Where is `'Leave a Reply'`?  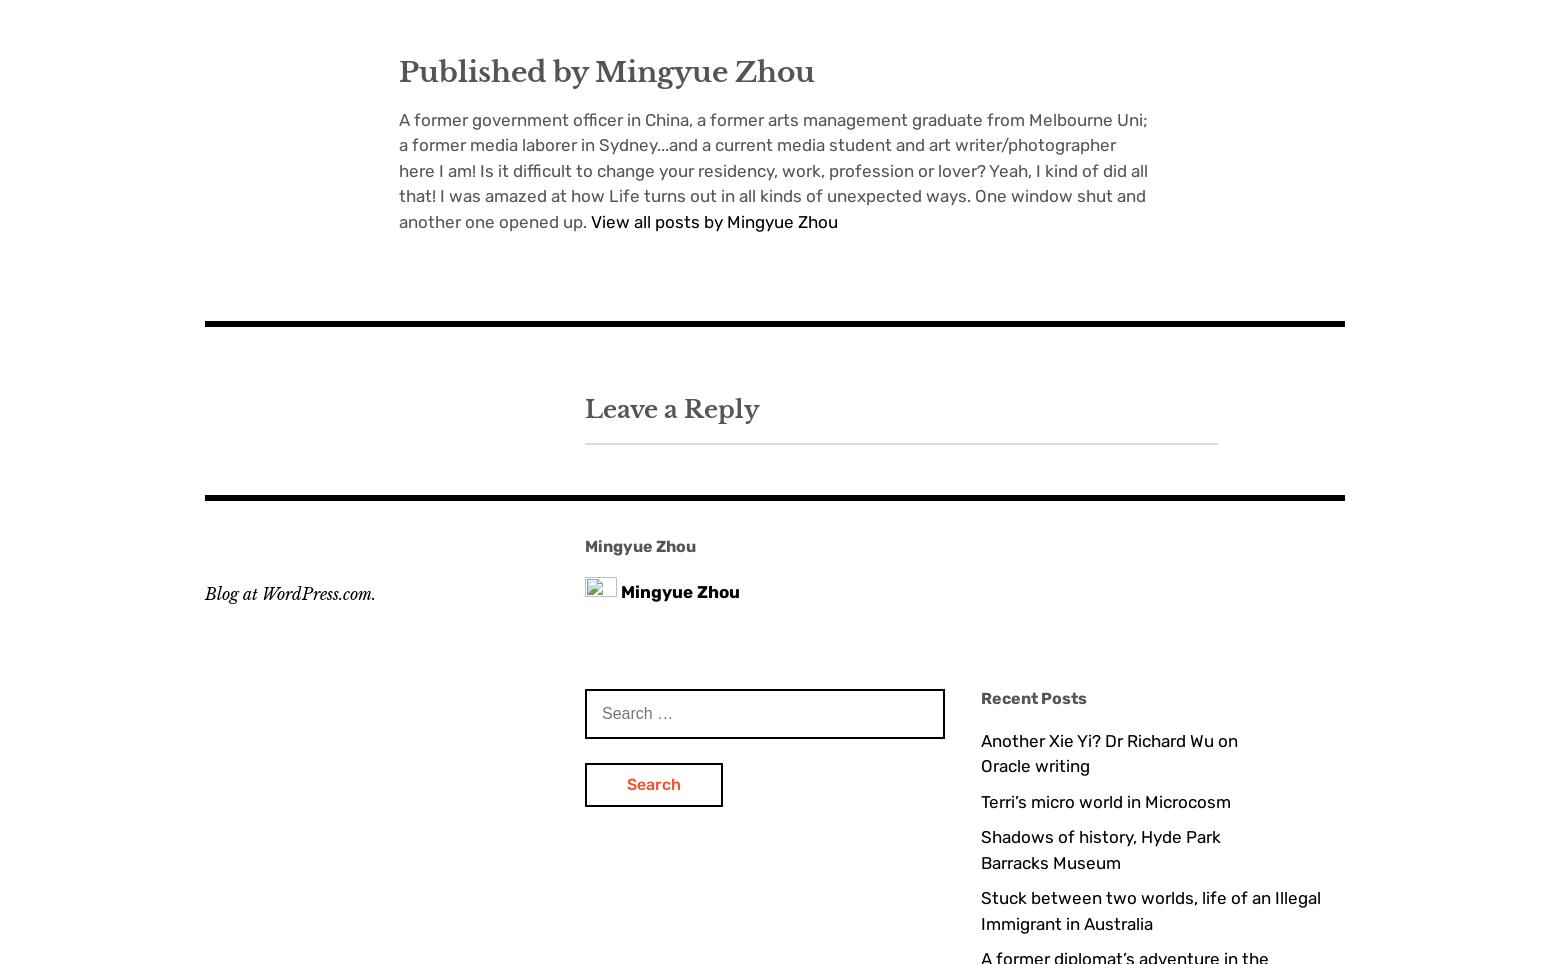
'Leave a Reply' is located at coordinates (670, 407).